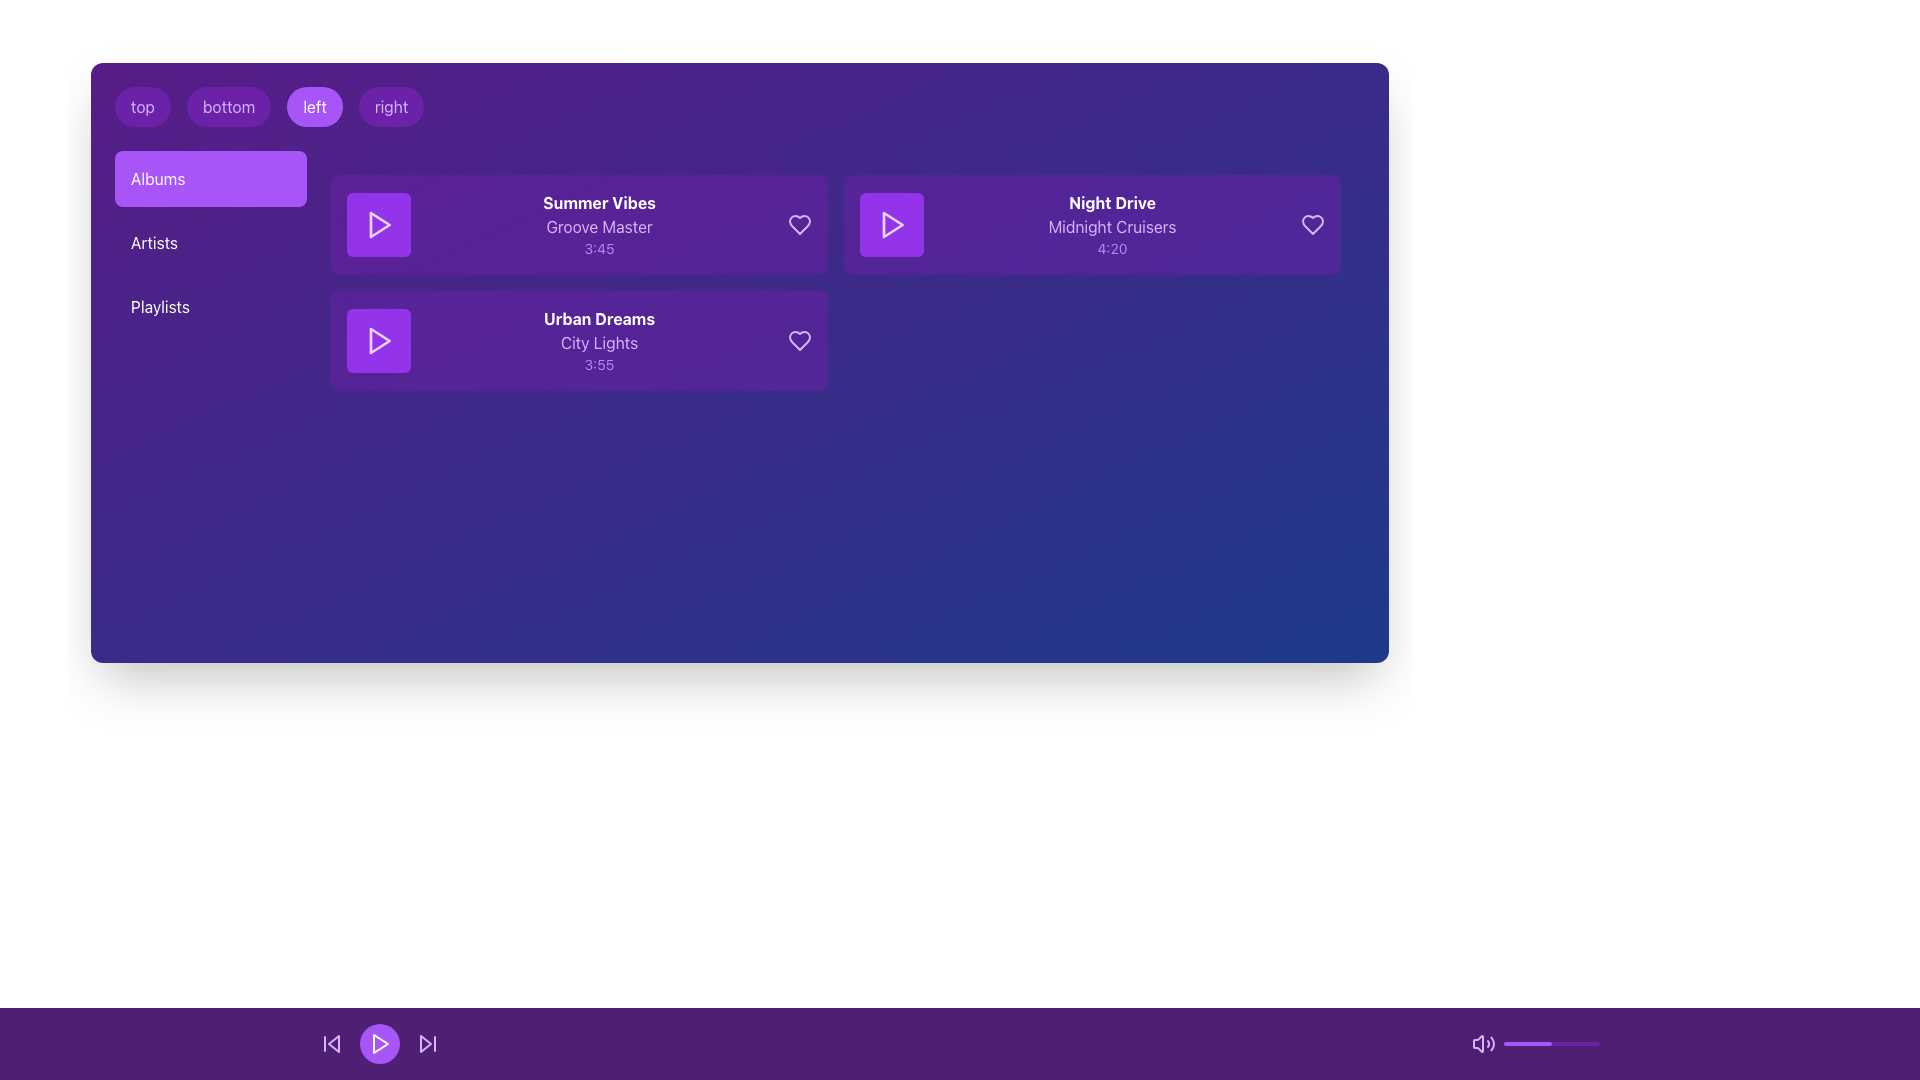 The image size is (1920, 1080). What do you see at coordinates (891, 224) in the screenshot?
I see `the square-shaped button with a deep purple background and a white triangle indicating play, located to the left of 'Night Drive Midnight Cruisers 4:20' and the third in vertical arrangement among similar buttons` at bounding box center [891, 224].